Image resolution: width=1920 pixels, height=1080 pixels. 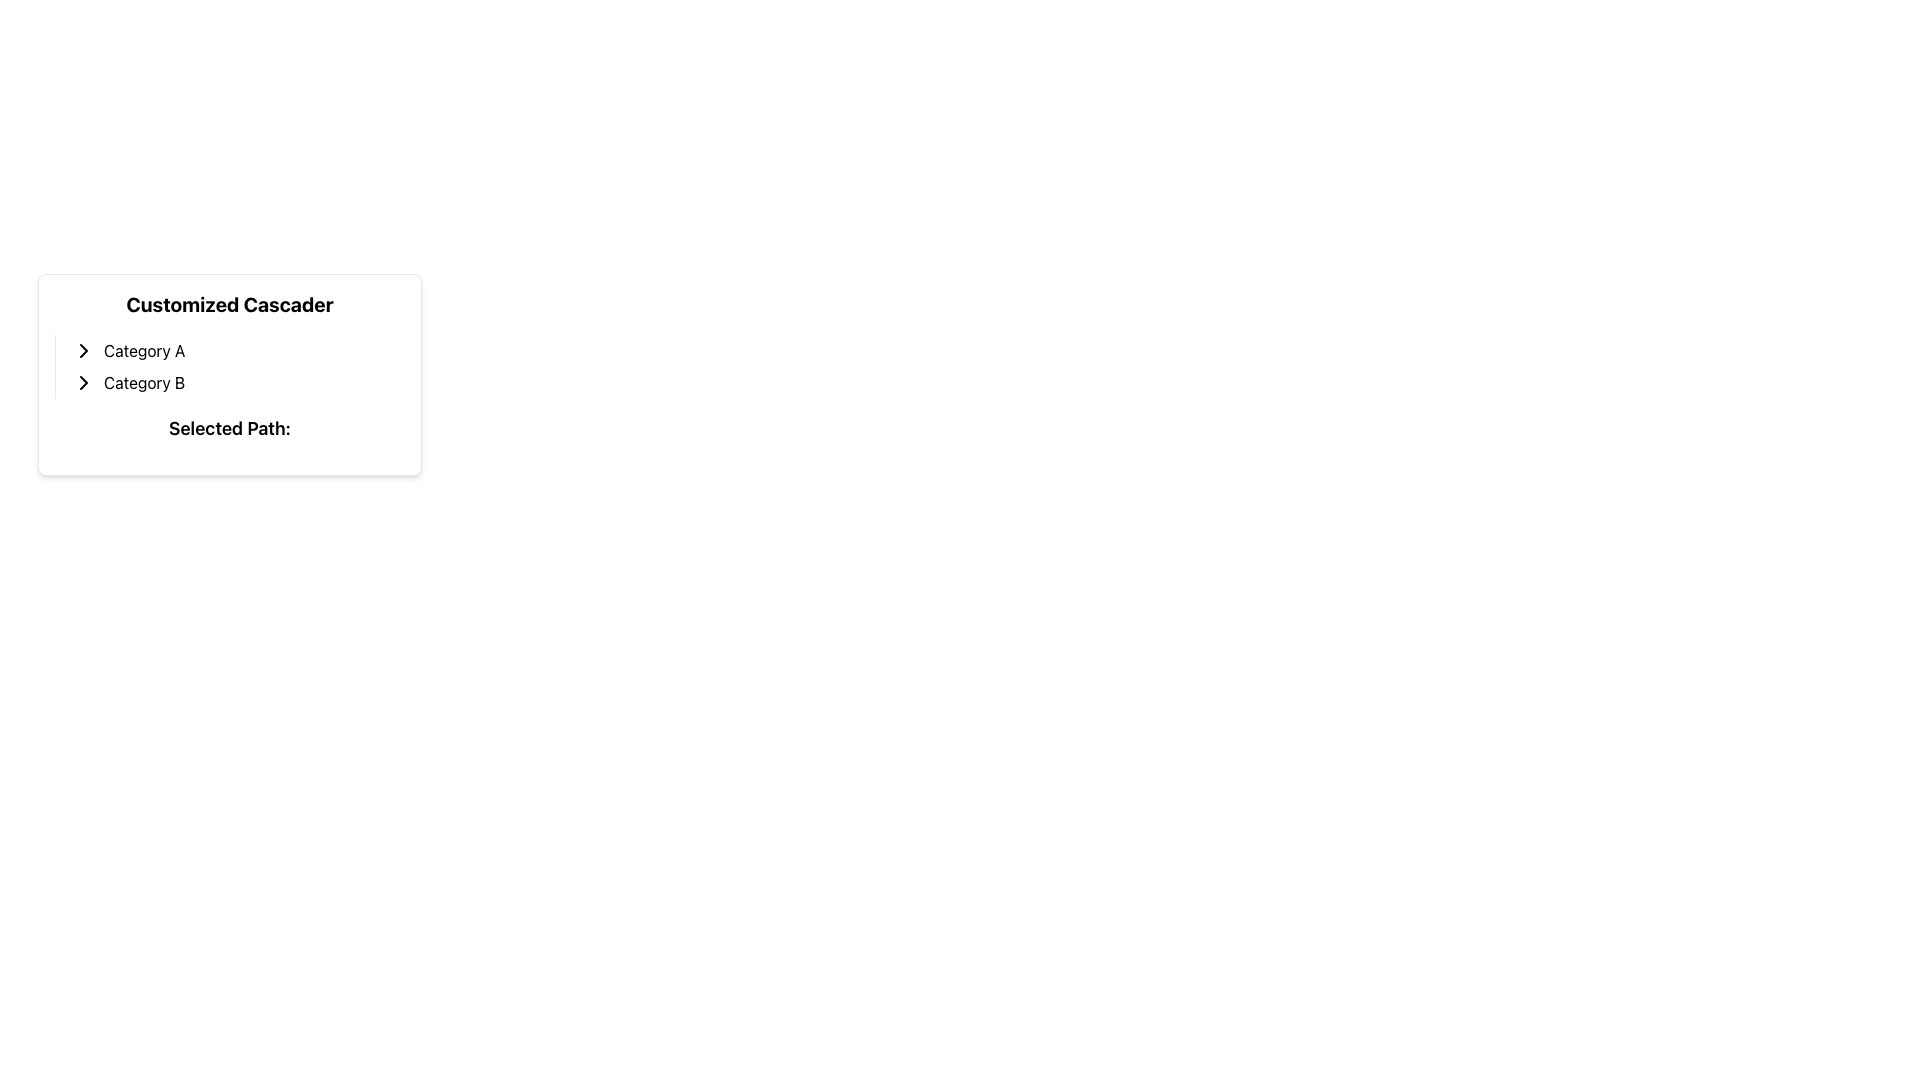 What do you see at coordinates (230, 374) in the screenshot?
I see `the 'Category A' or 'Category B' within the 'Customized Cascader' card` at bounding box center [230, 374].